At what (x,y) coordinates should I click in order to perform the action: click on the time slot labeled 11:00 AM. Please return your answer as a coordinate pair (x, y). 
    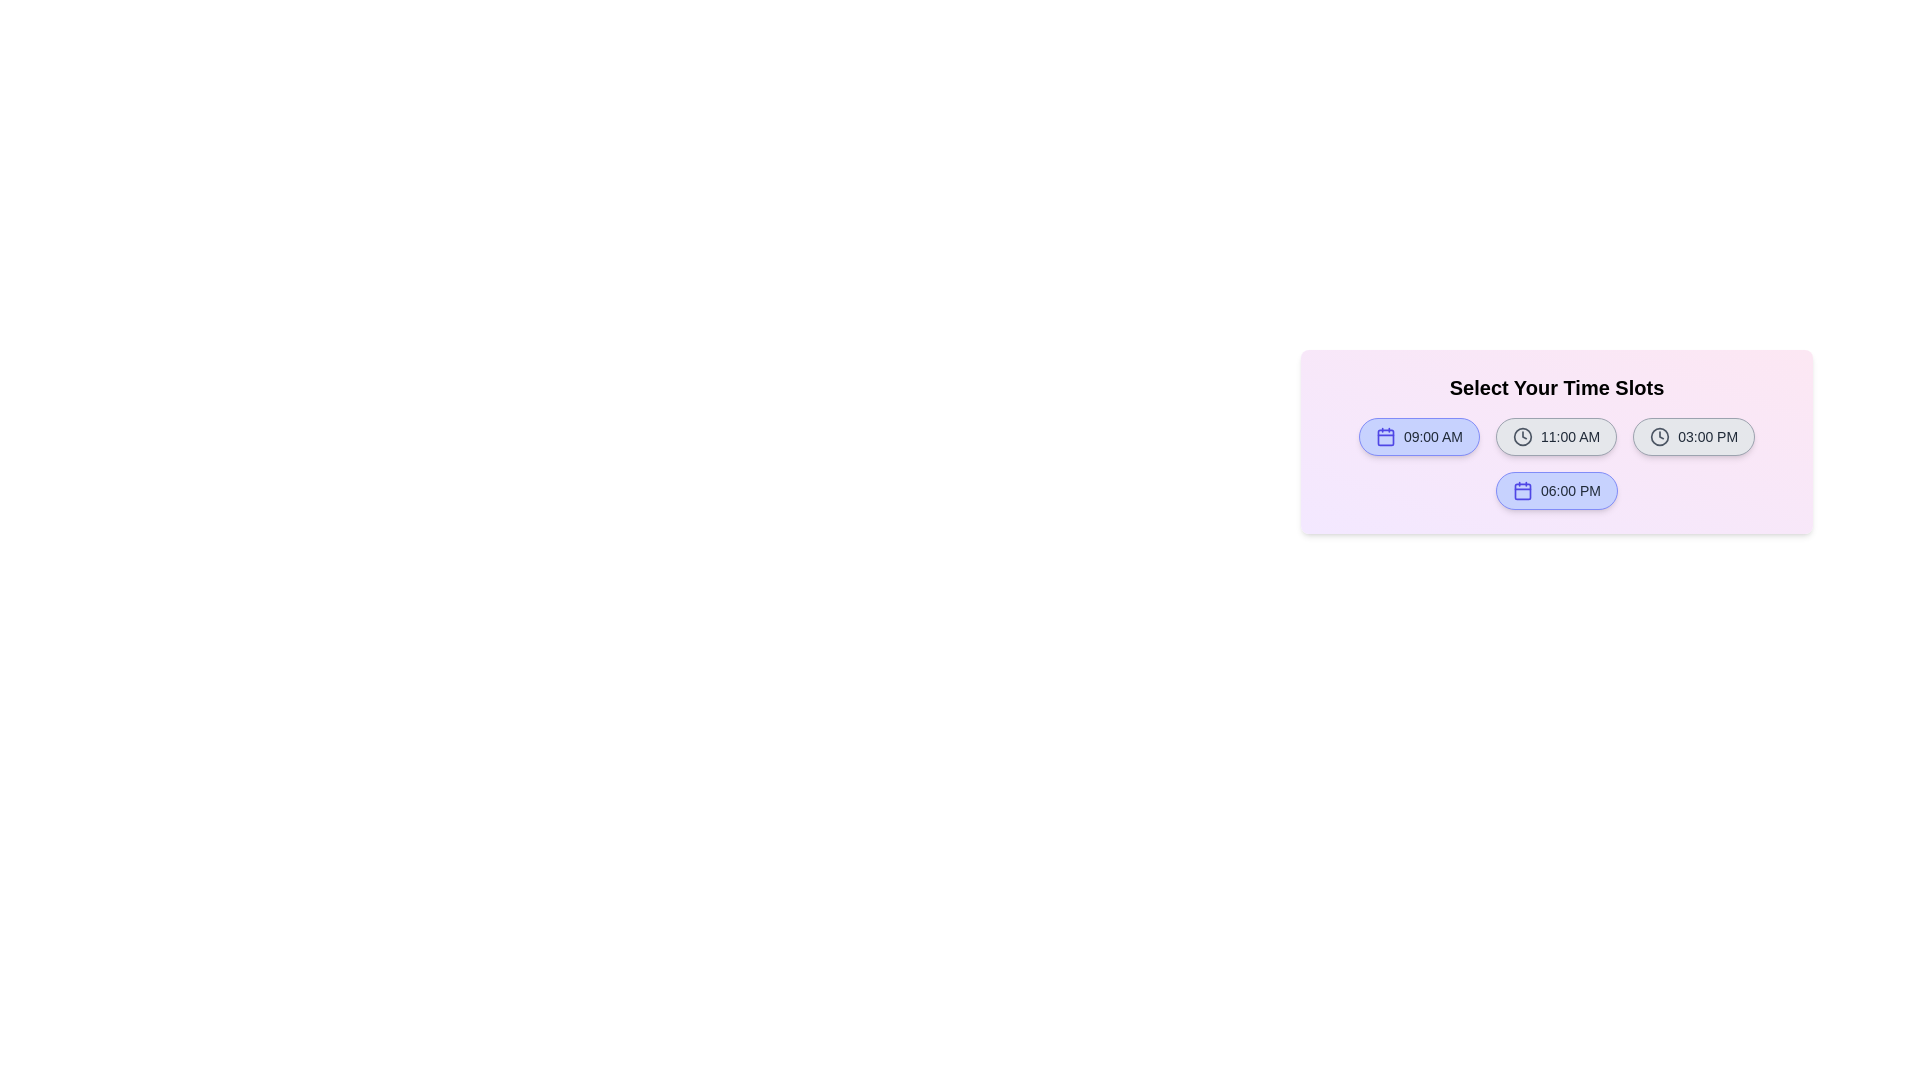
    Looking at the image, I should click on (1554, 435).